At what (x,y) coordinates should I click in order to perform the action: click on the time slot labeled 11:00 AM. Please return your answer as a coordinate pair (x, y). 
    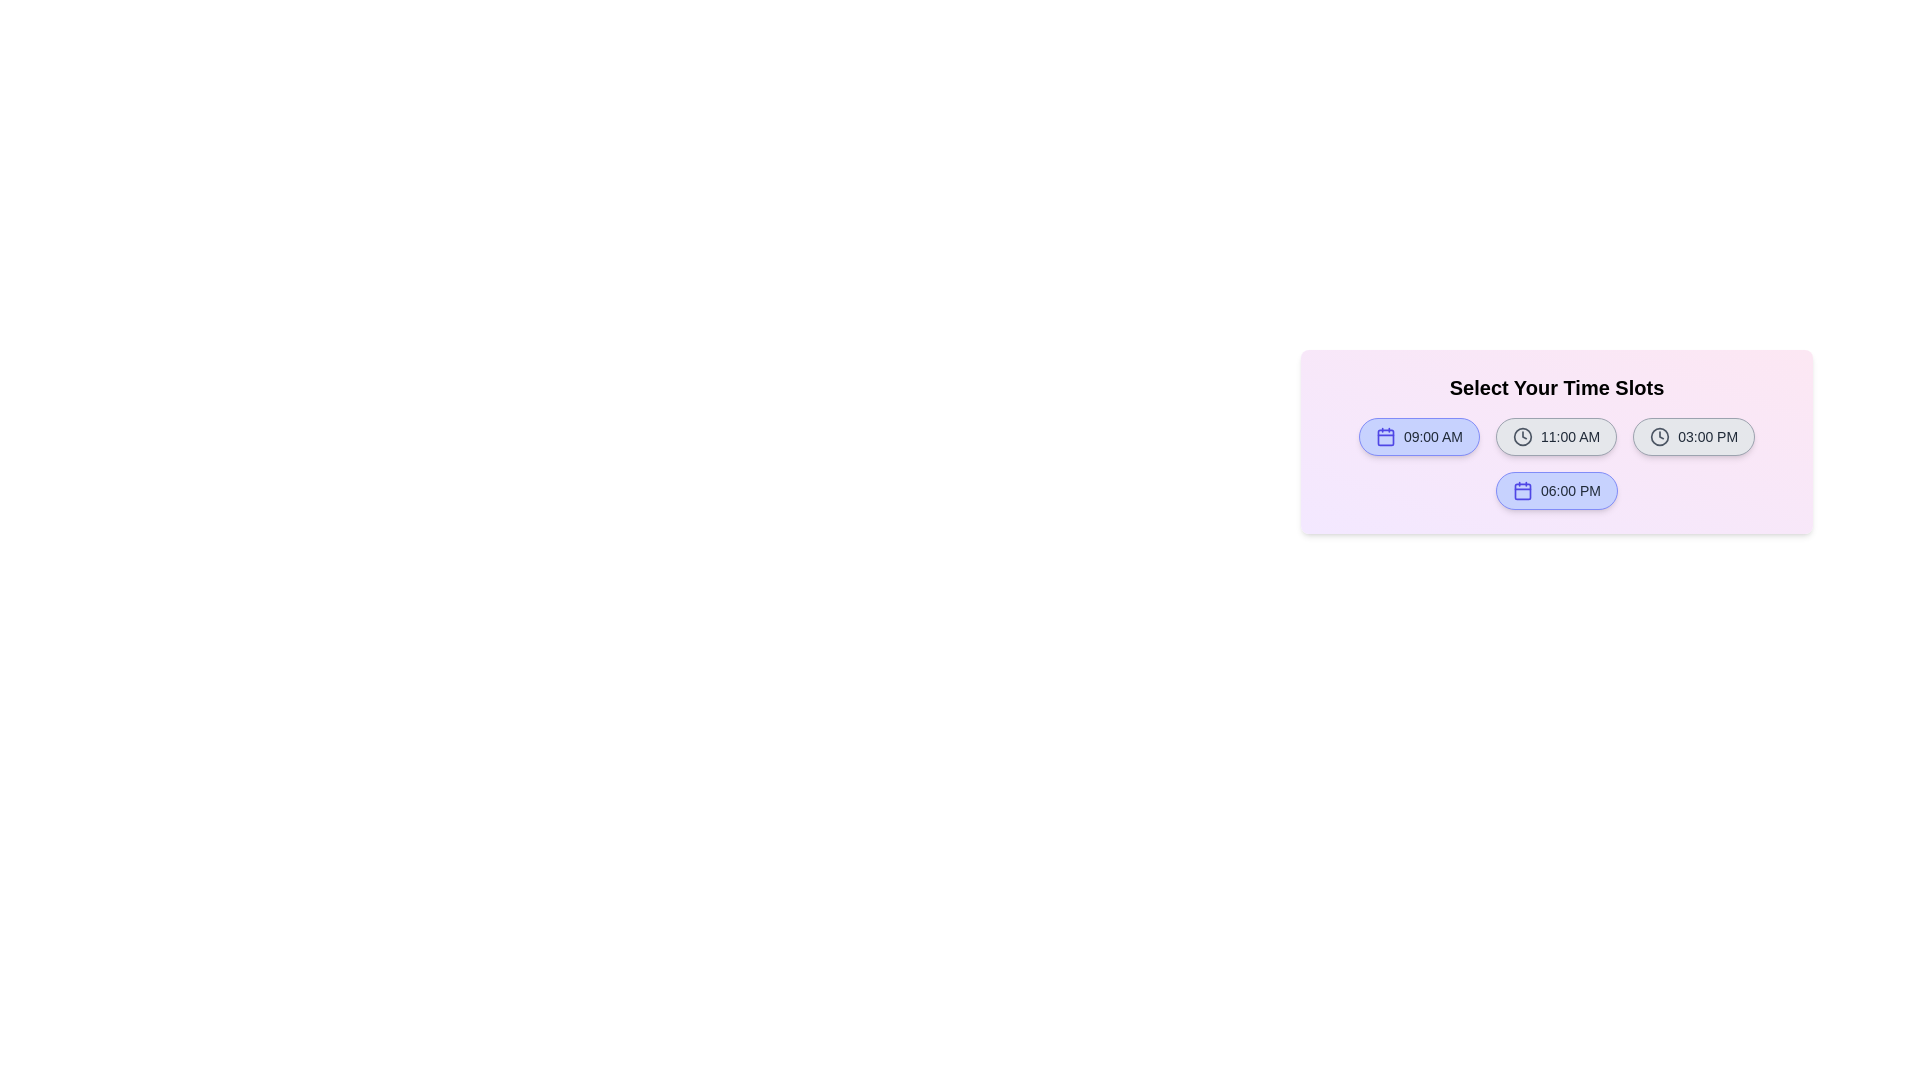
    Looking at the image, I should click on (1554, 435).